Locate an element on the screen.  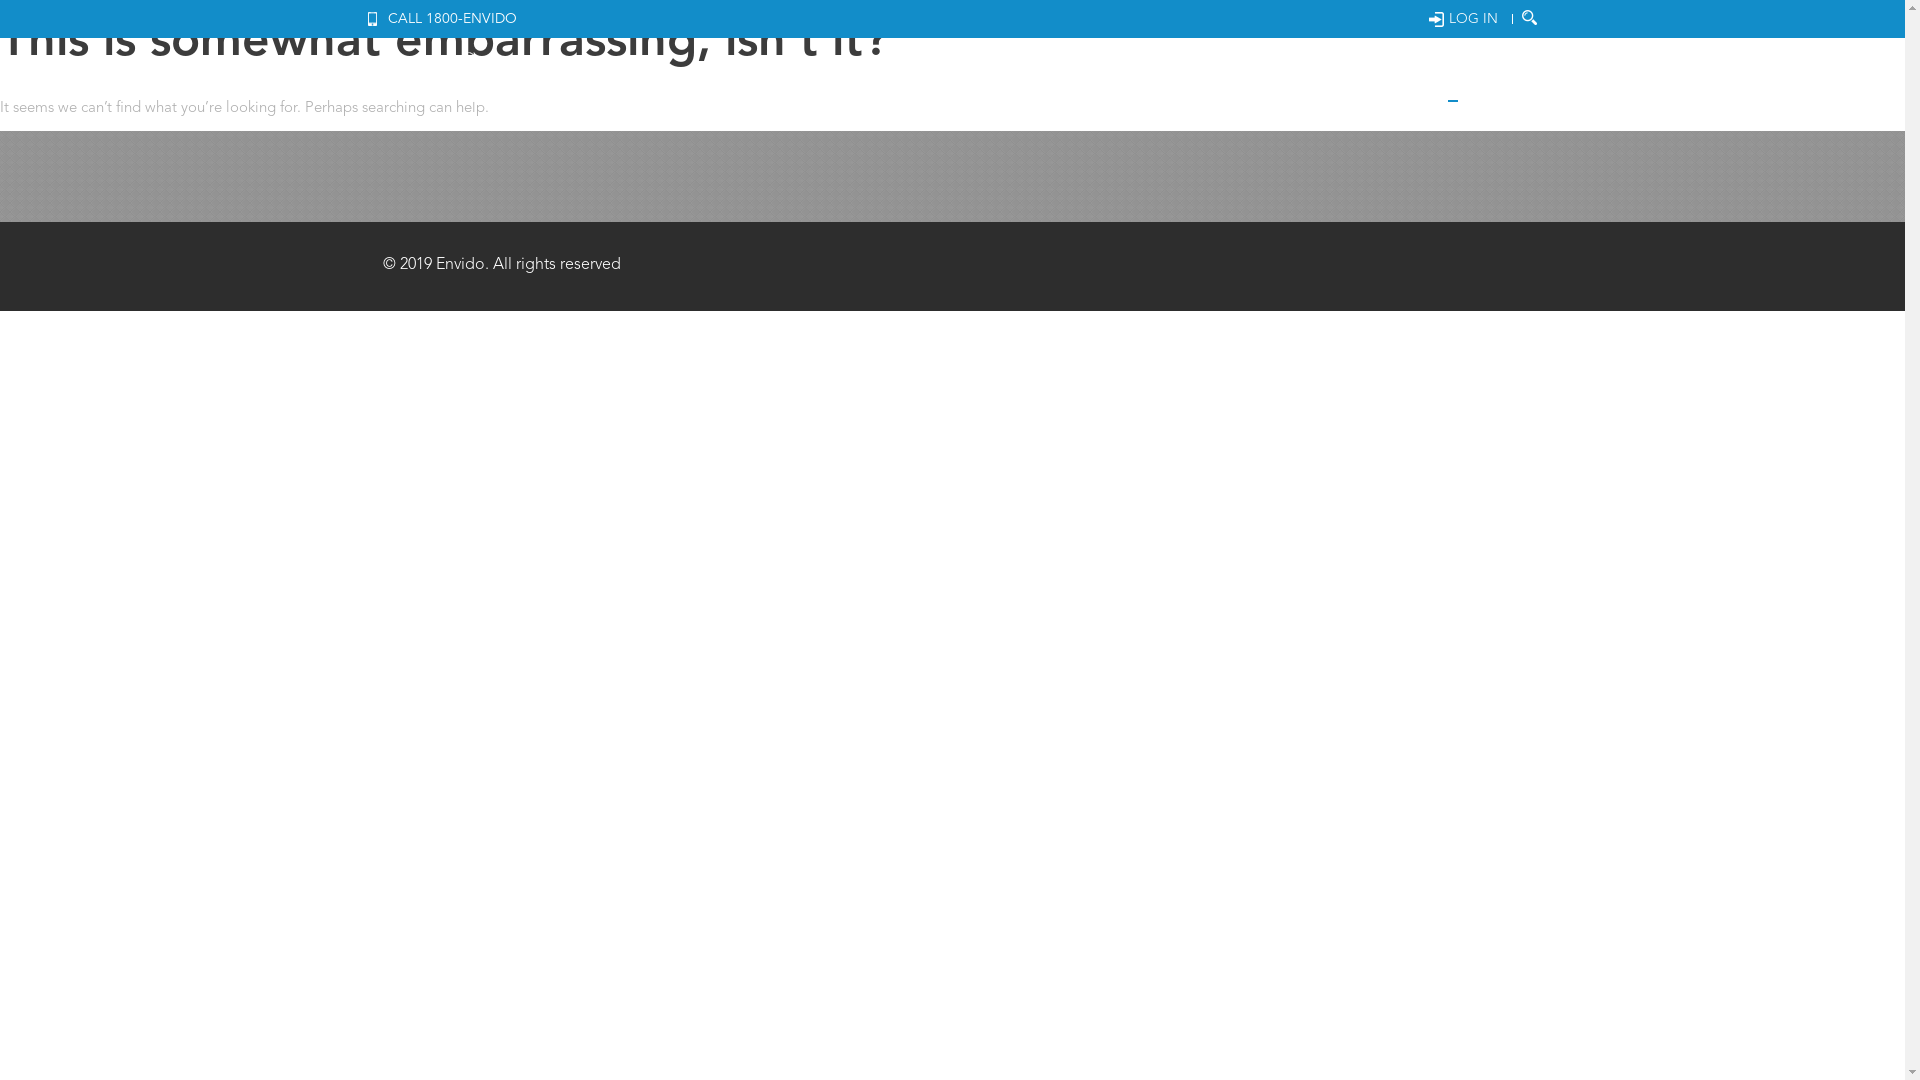
'LOG IN' is located at coordinates (1427, 19).